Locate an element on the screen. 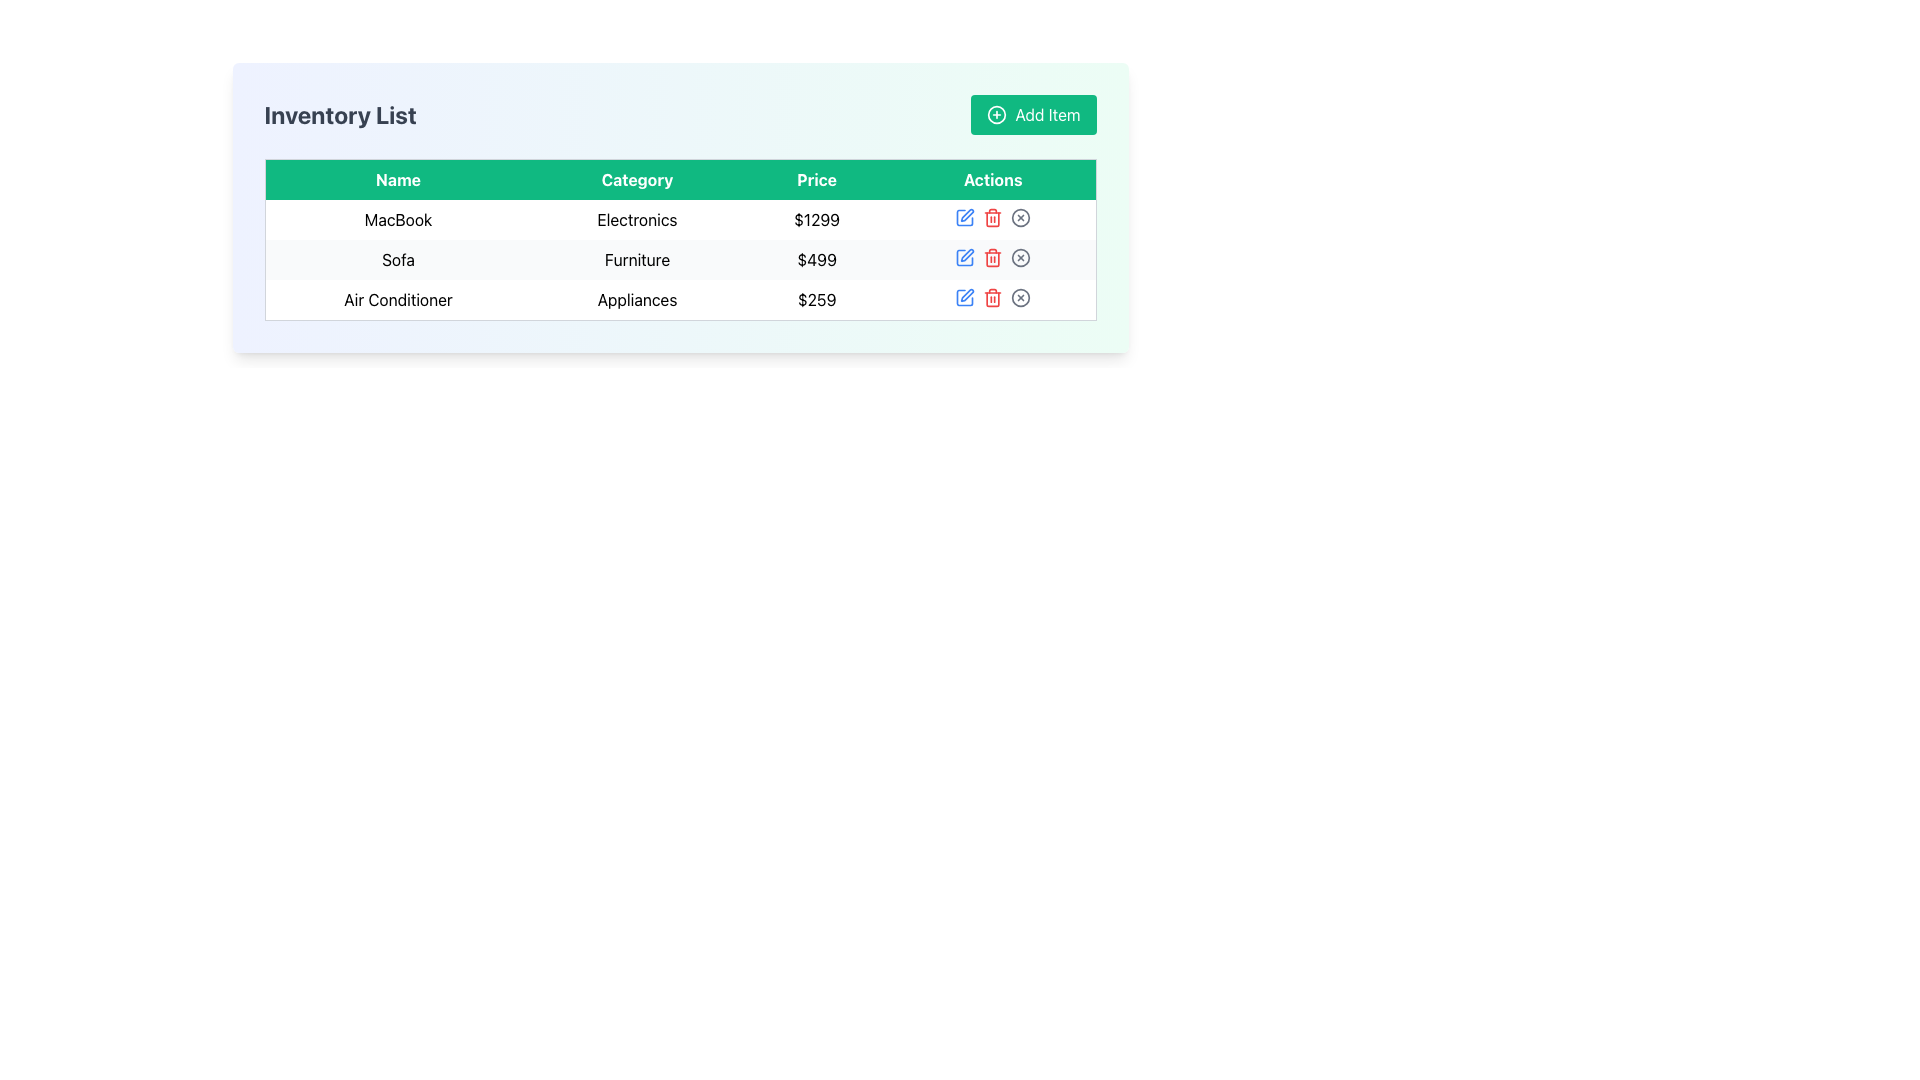 This screenshot has height=1080, width=1920. the graphical element within the SVG icon in the action column of the table row for the 'Sofa' entry, which indicates a potential action such as deletion or closing is located at coordinates (1021, 257).